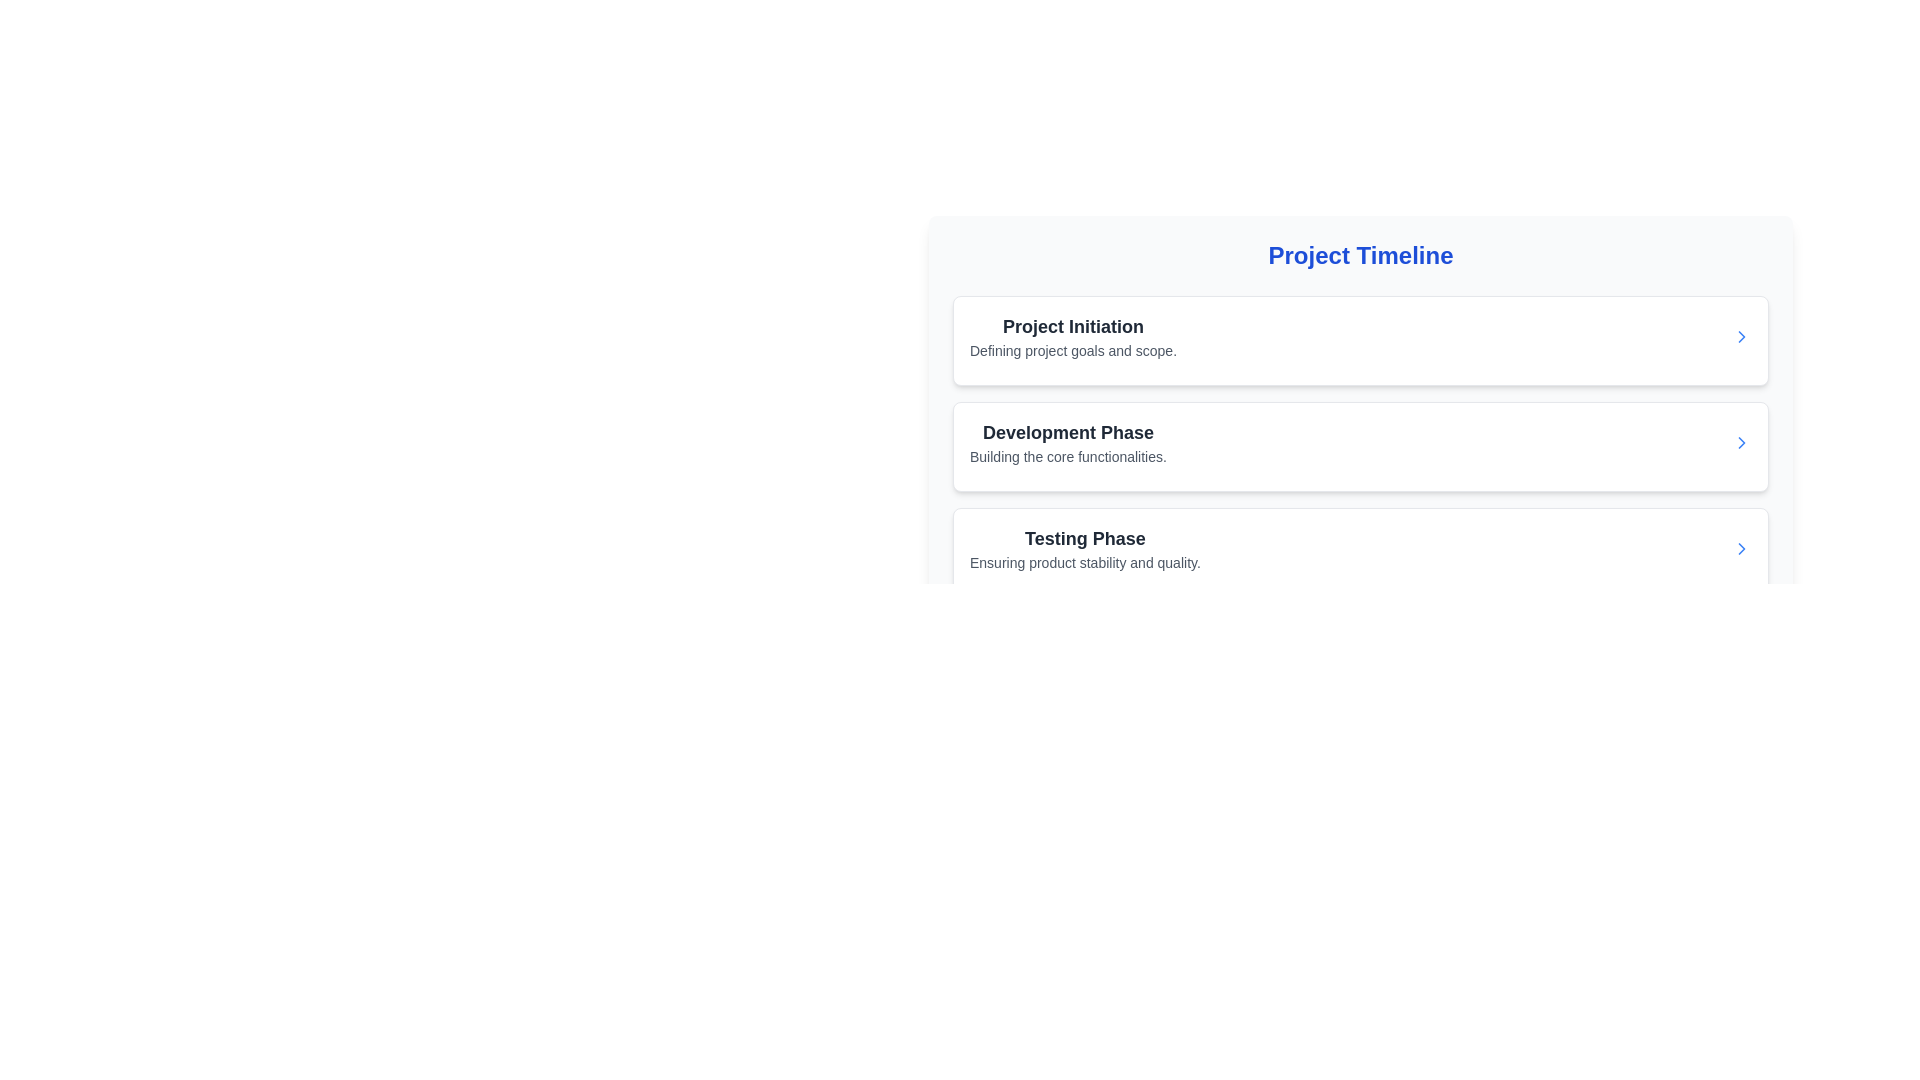 This screenshot has width=1920, height=1080. I want to click on text content of the Text block that serves as a section header and description for the 'Testing Phase' of the project timeline, which is located beneath the 'Development Phase' section, so click(1084, 548).